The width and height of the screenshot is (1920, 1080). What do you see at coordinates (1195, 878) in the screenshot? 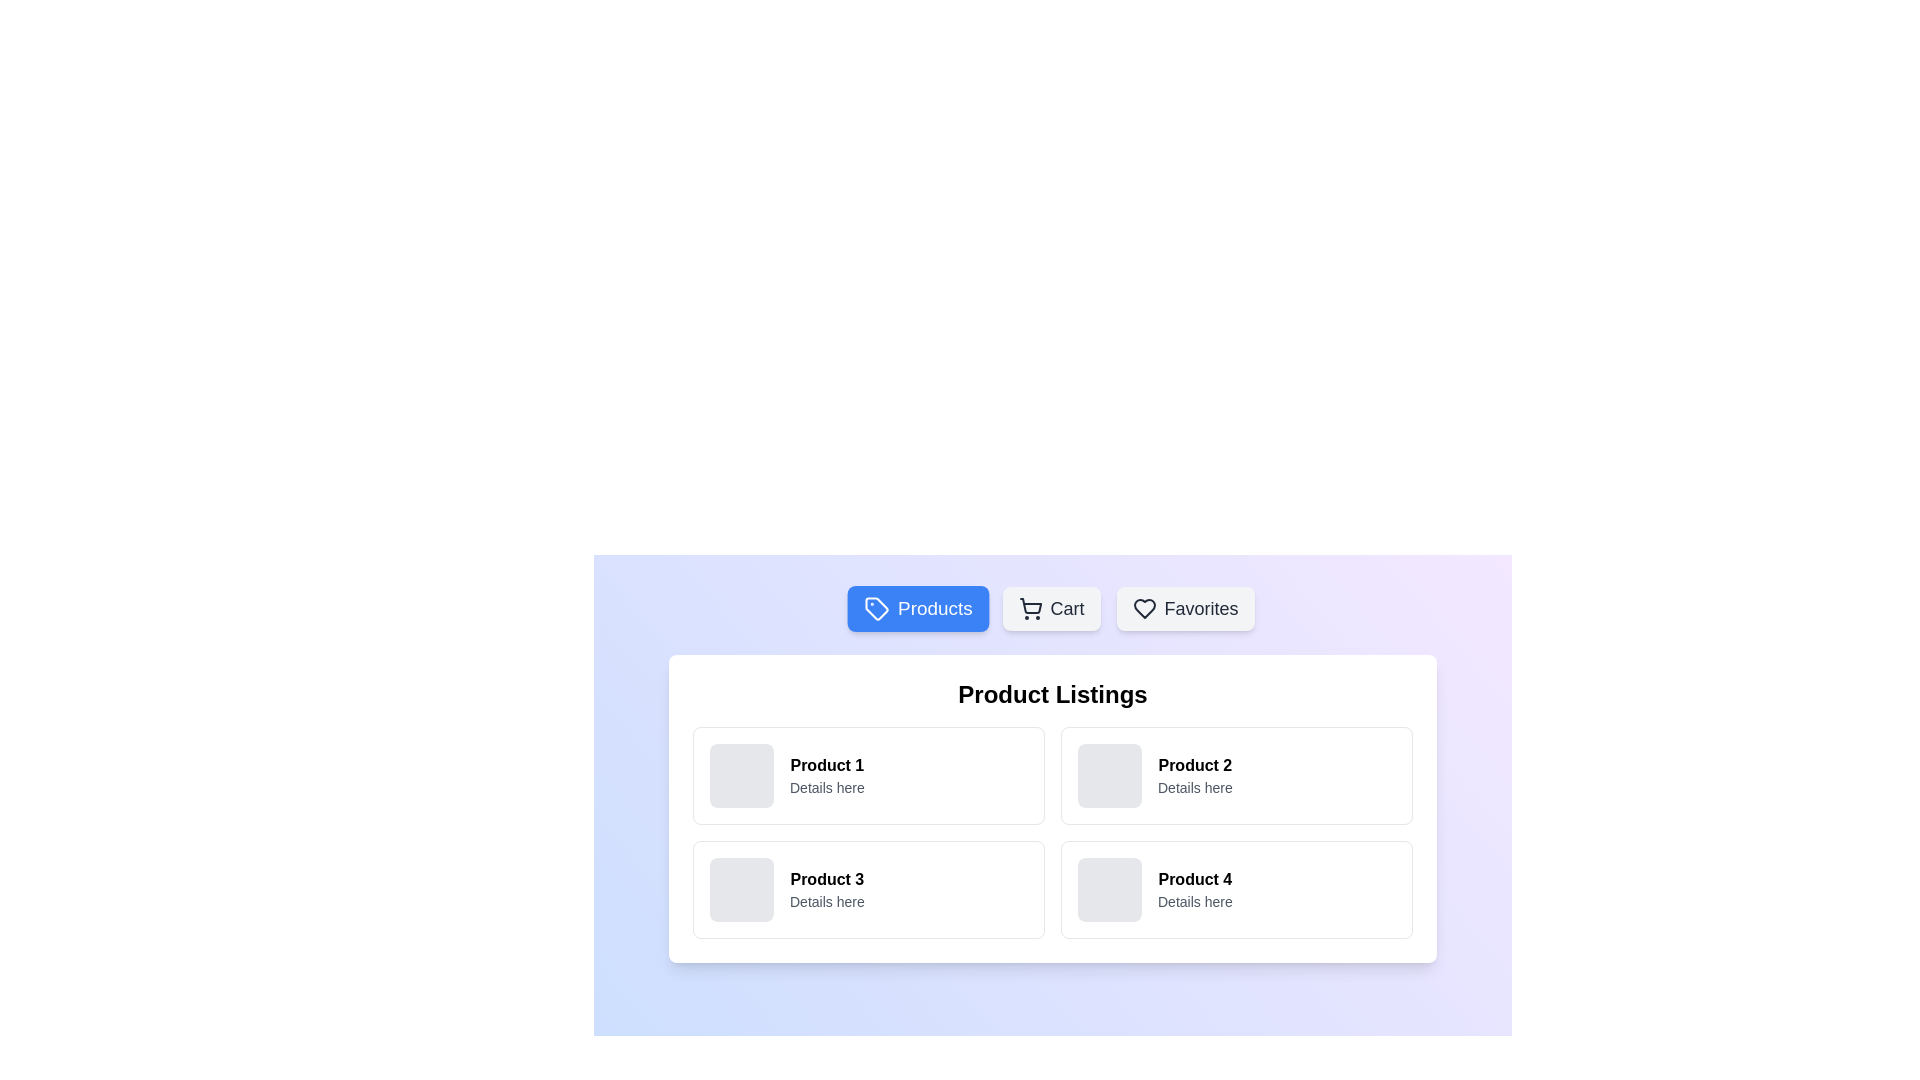
I see `the text label displaying the product name located in the lower-right corner of the grid layout under 'Product Listings', positioned to the right of 'Product 3'` at bounding box center [1195, 878].